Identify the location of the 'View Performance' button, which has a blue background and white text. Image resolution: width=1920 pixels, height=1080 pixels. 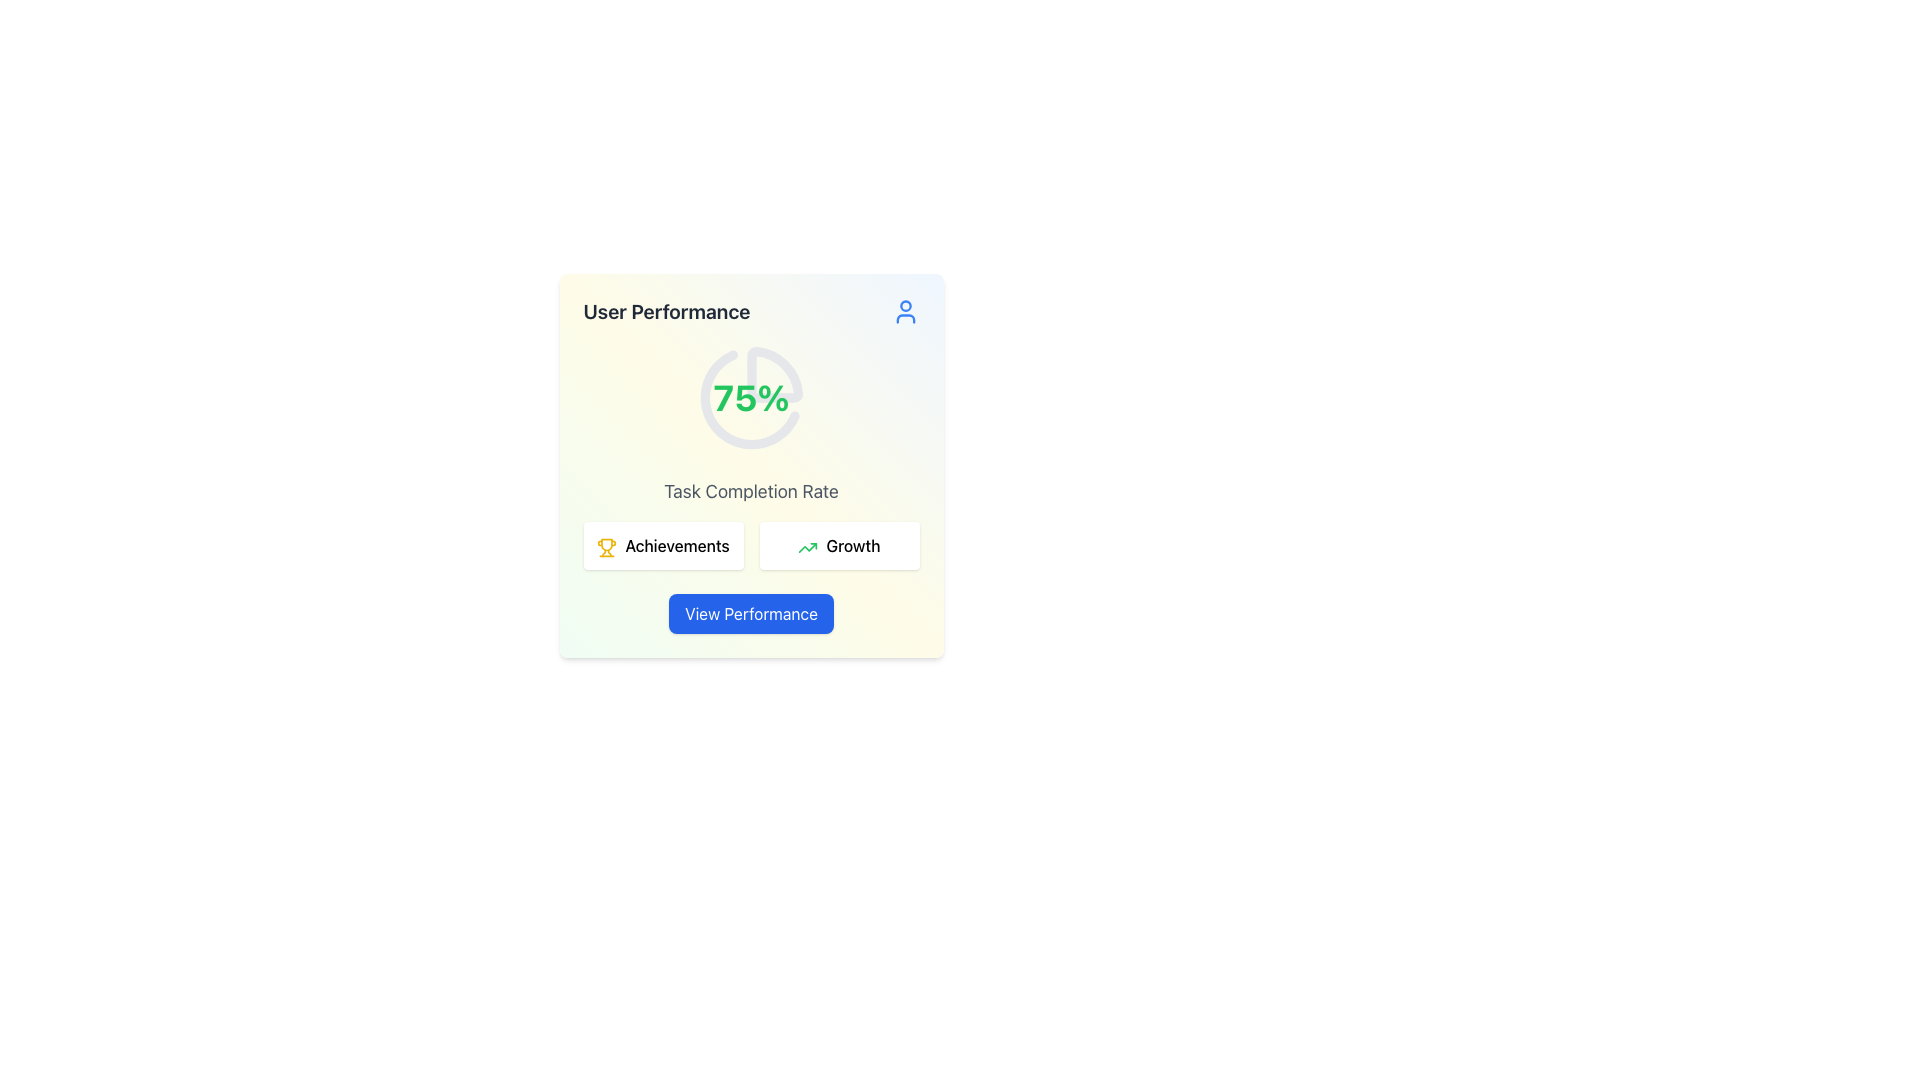
(750, 612).